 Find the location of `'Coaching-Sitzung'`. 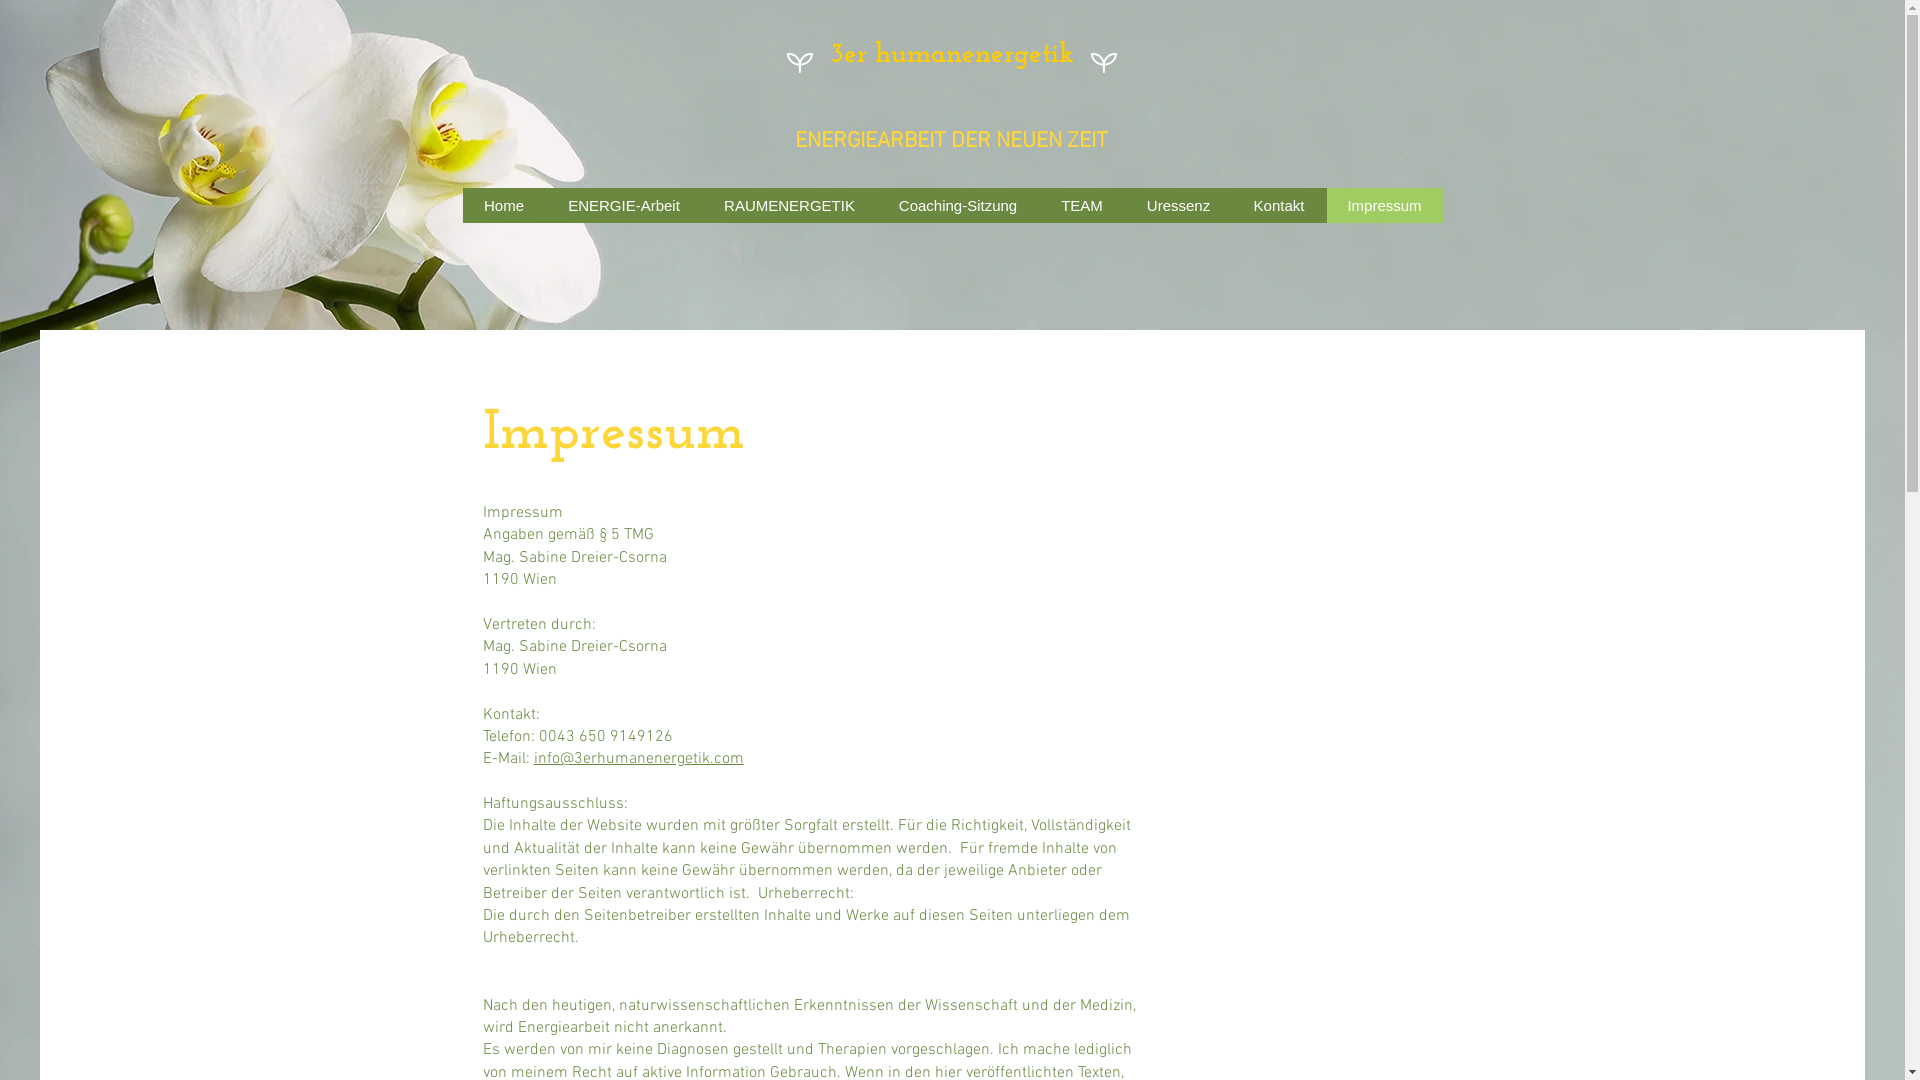

'Coaching-Sitzung' is located at coordinates (955, 205).